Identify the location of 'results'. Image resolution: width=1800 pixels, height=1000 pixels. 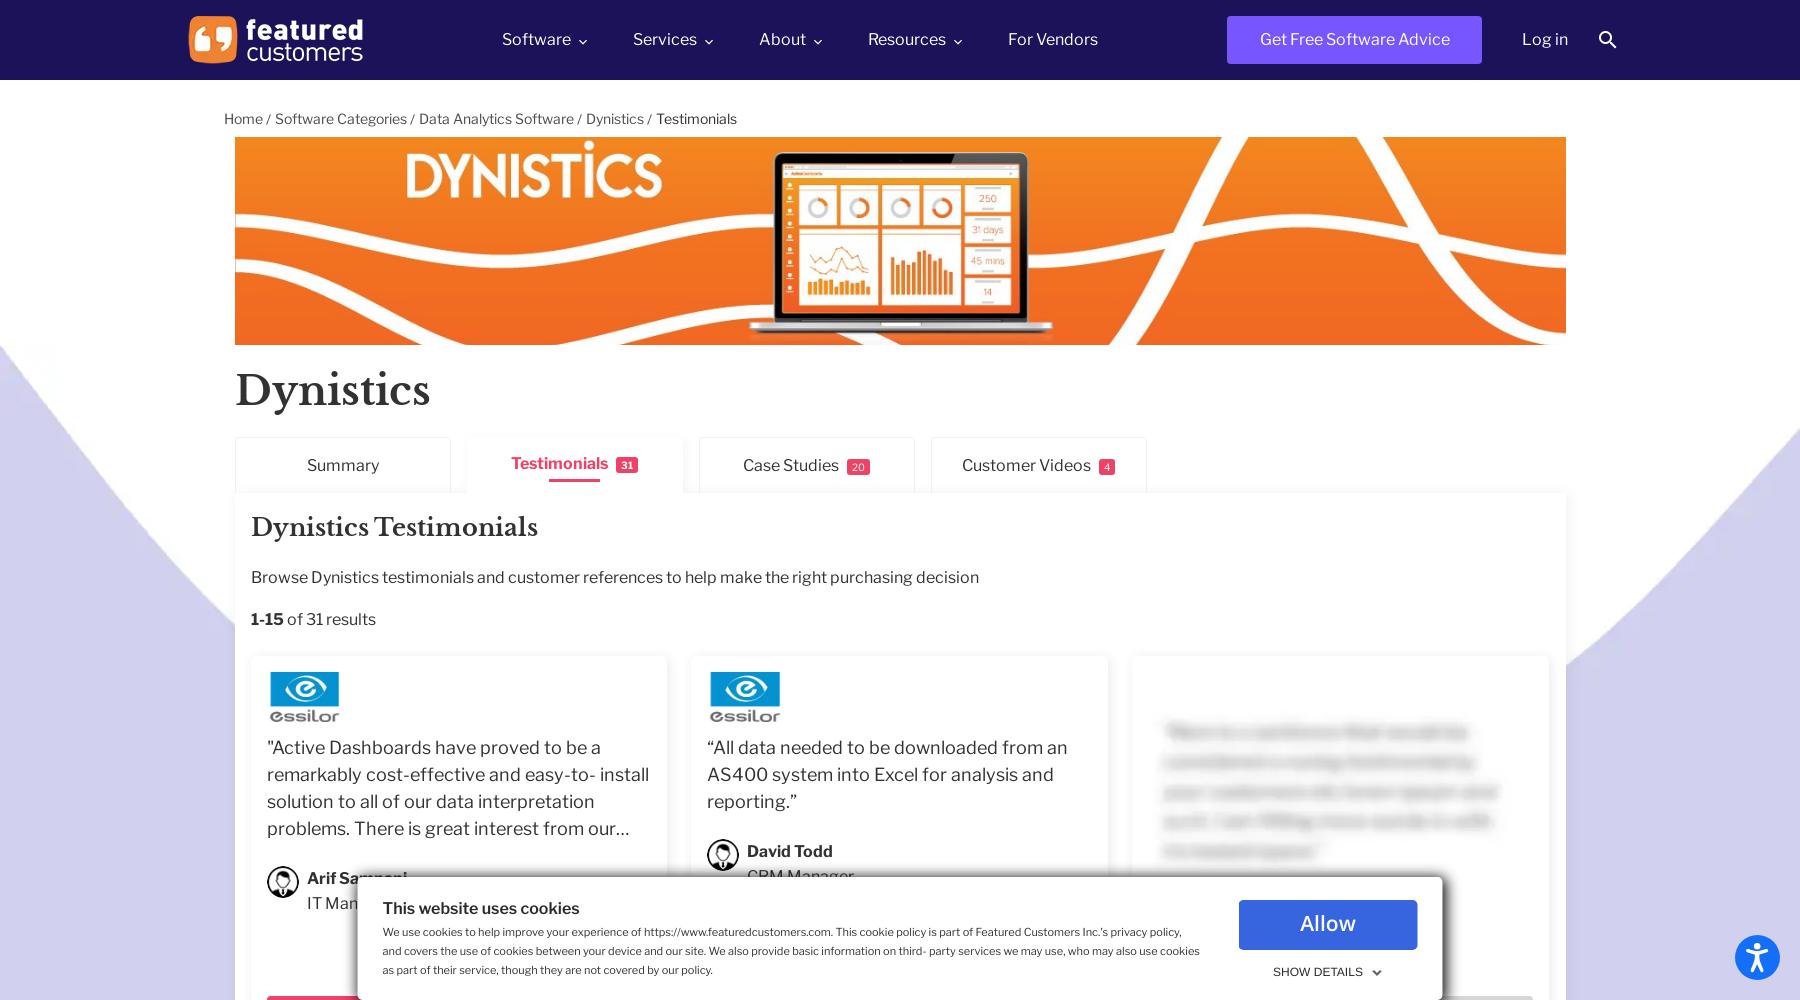
(348, 618).